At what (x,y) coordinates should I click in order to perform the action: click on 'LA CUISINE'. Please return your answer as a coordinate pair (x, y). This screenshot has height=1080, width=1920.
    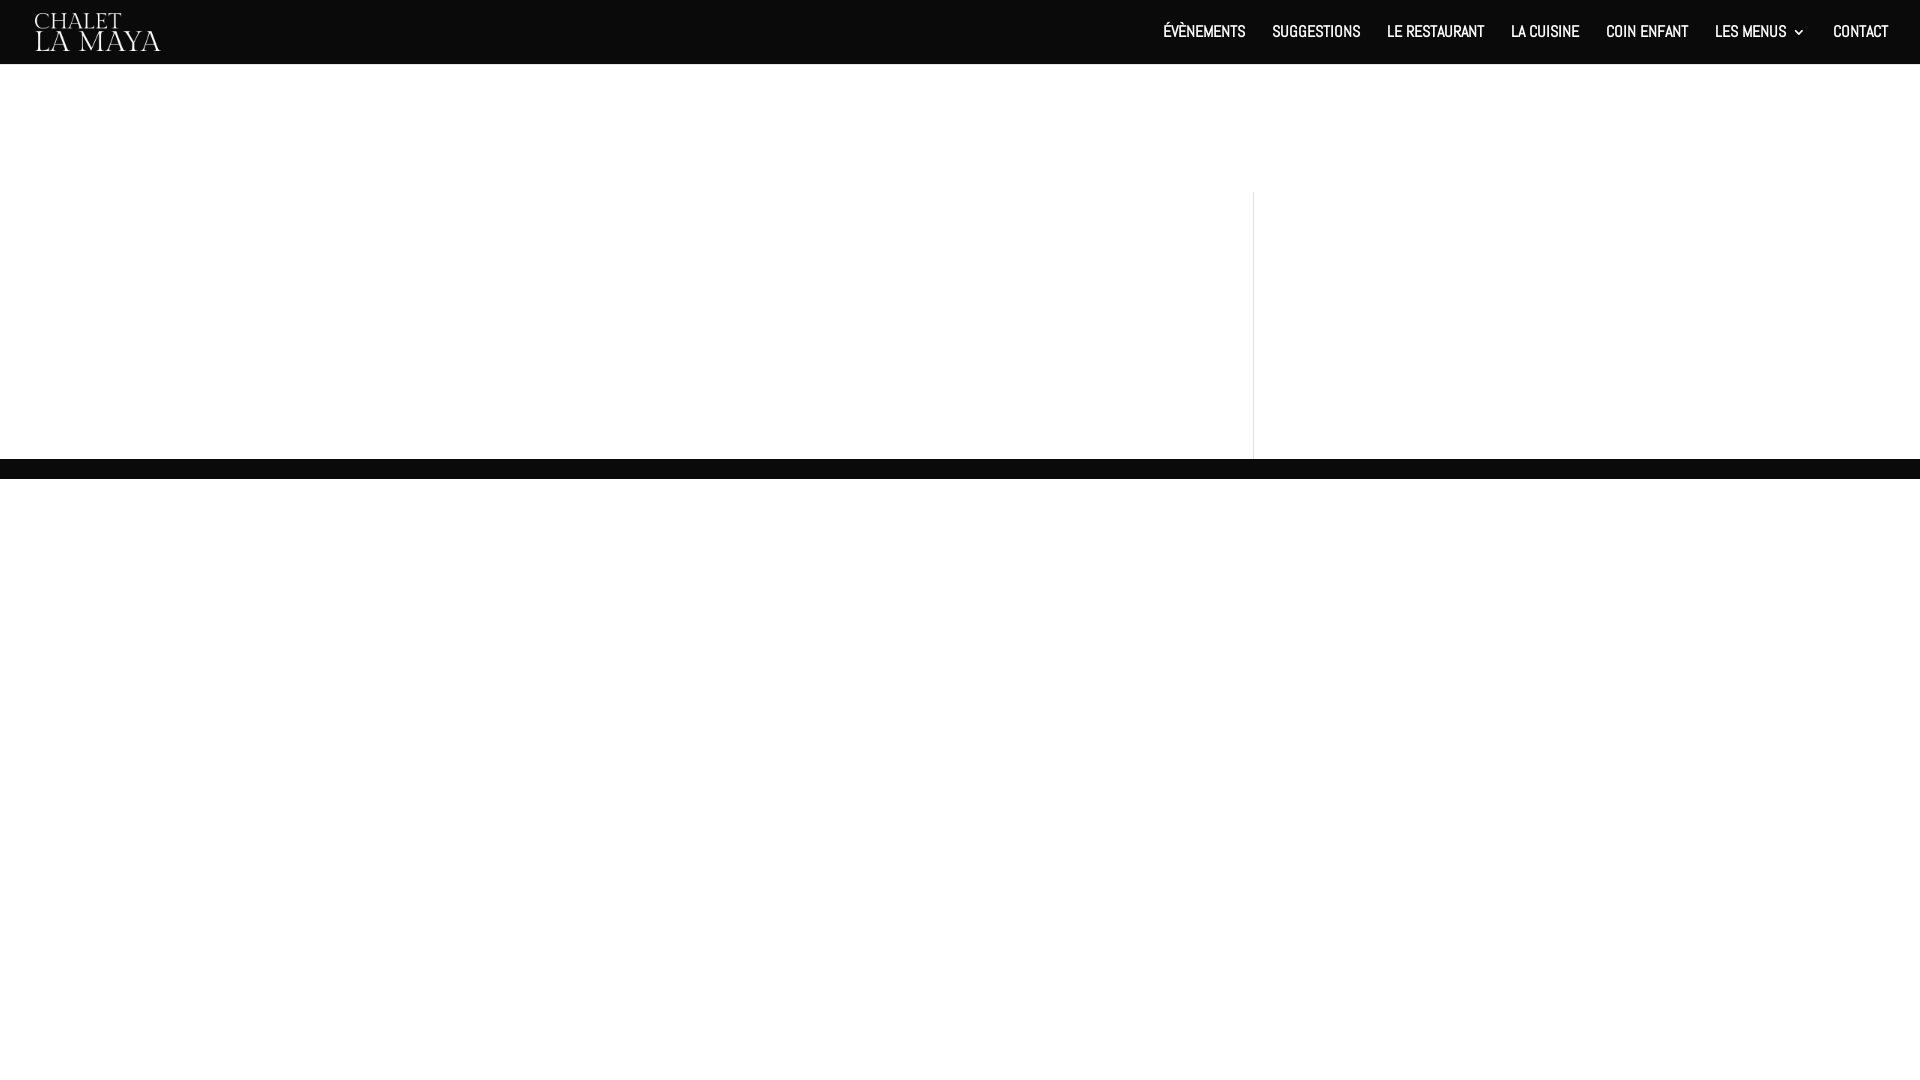
    Looking at the image, I should click on (1544, 44).